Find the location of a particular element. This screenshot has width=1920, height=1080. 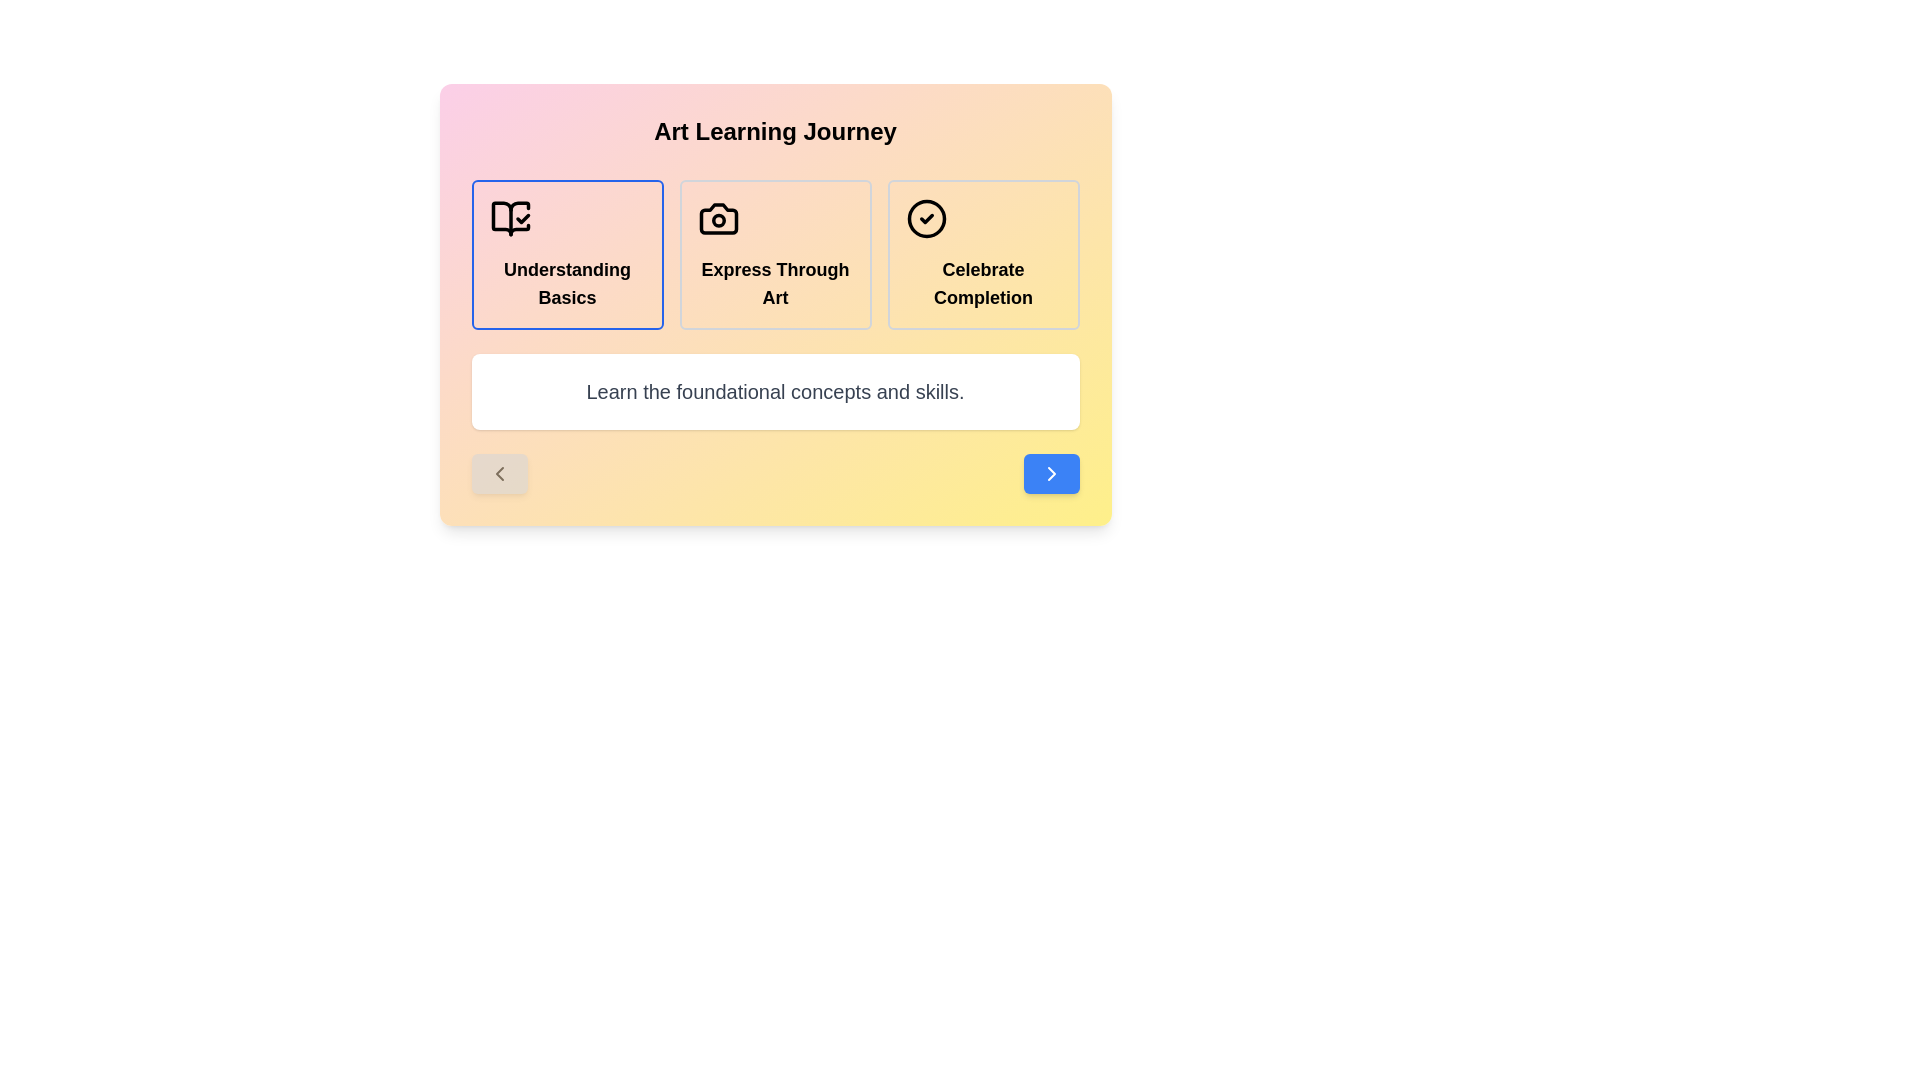

the icon representing the phase Express Through Art is located at coordinates (718, 219).